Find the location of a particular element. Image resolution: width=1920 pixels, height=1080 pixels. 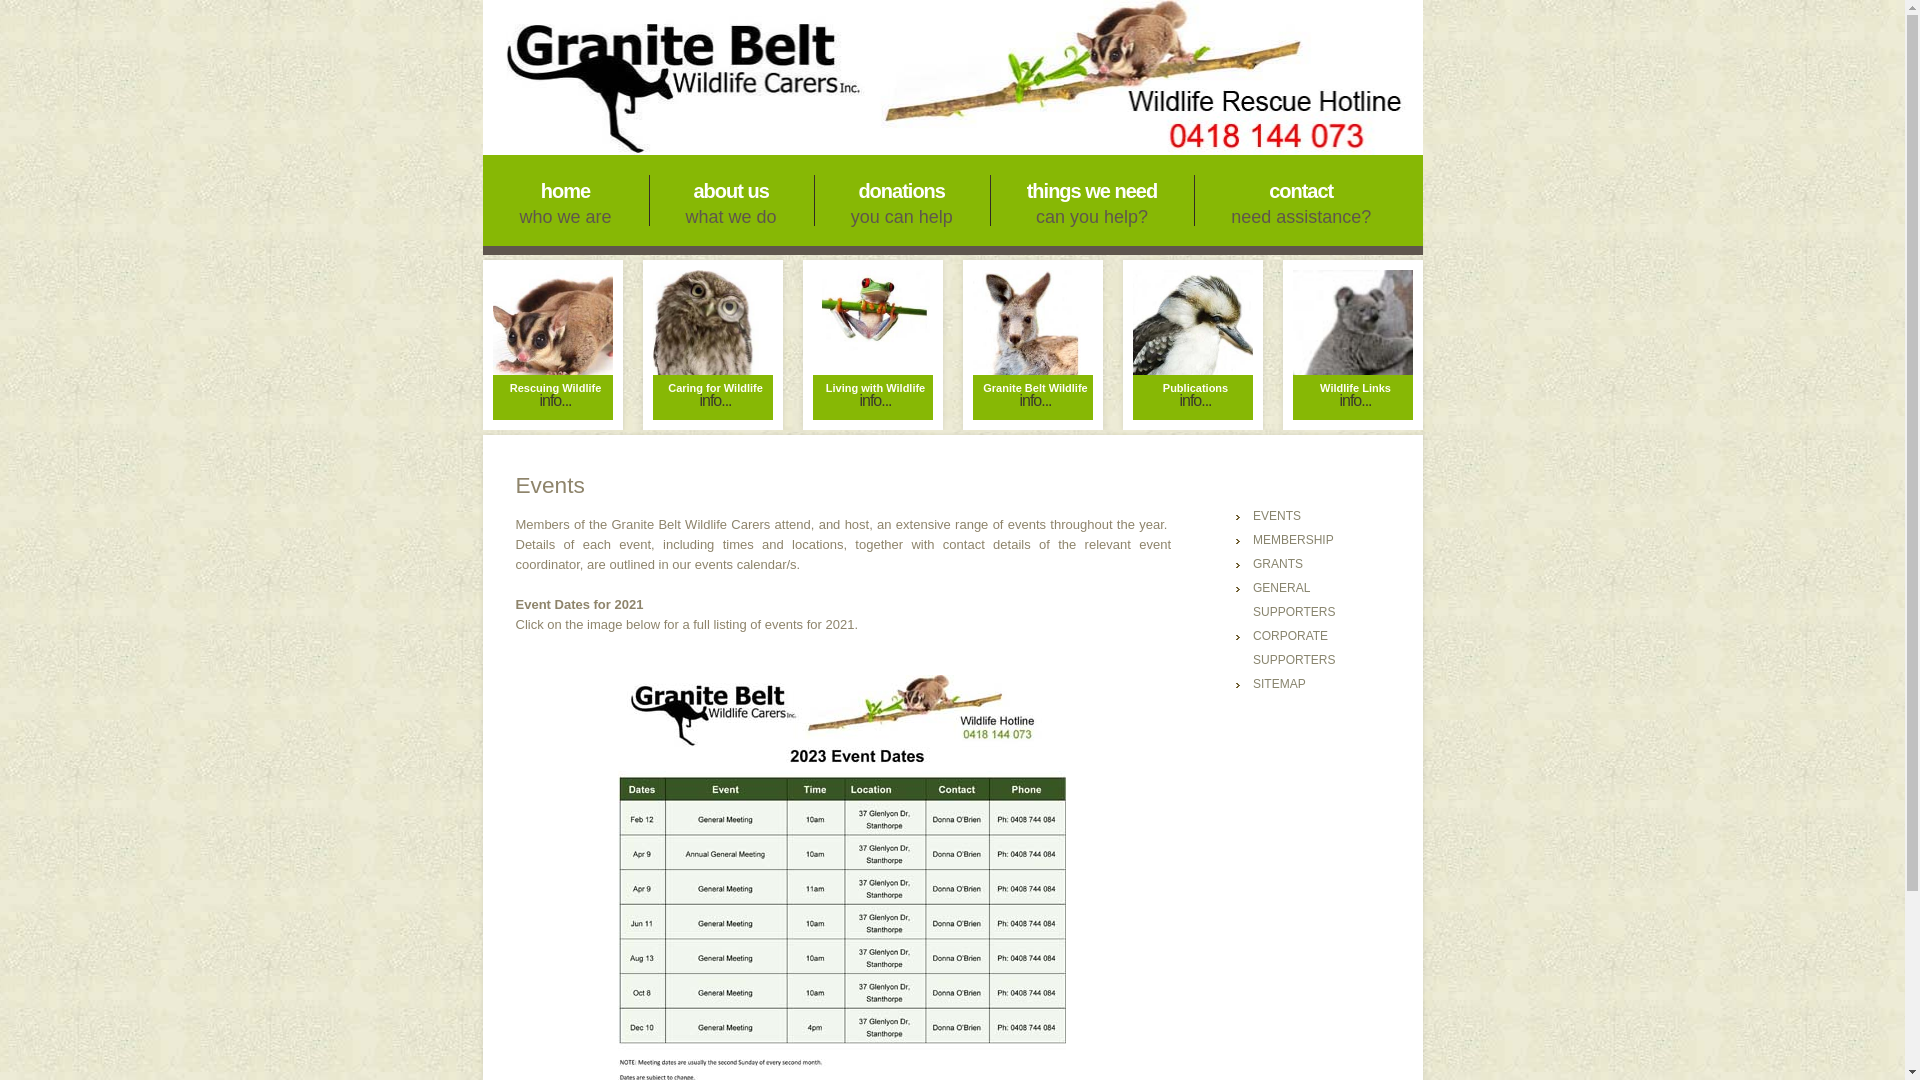

'GRANTS' is located at coordinates (1276, 563).